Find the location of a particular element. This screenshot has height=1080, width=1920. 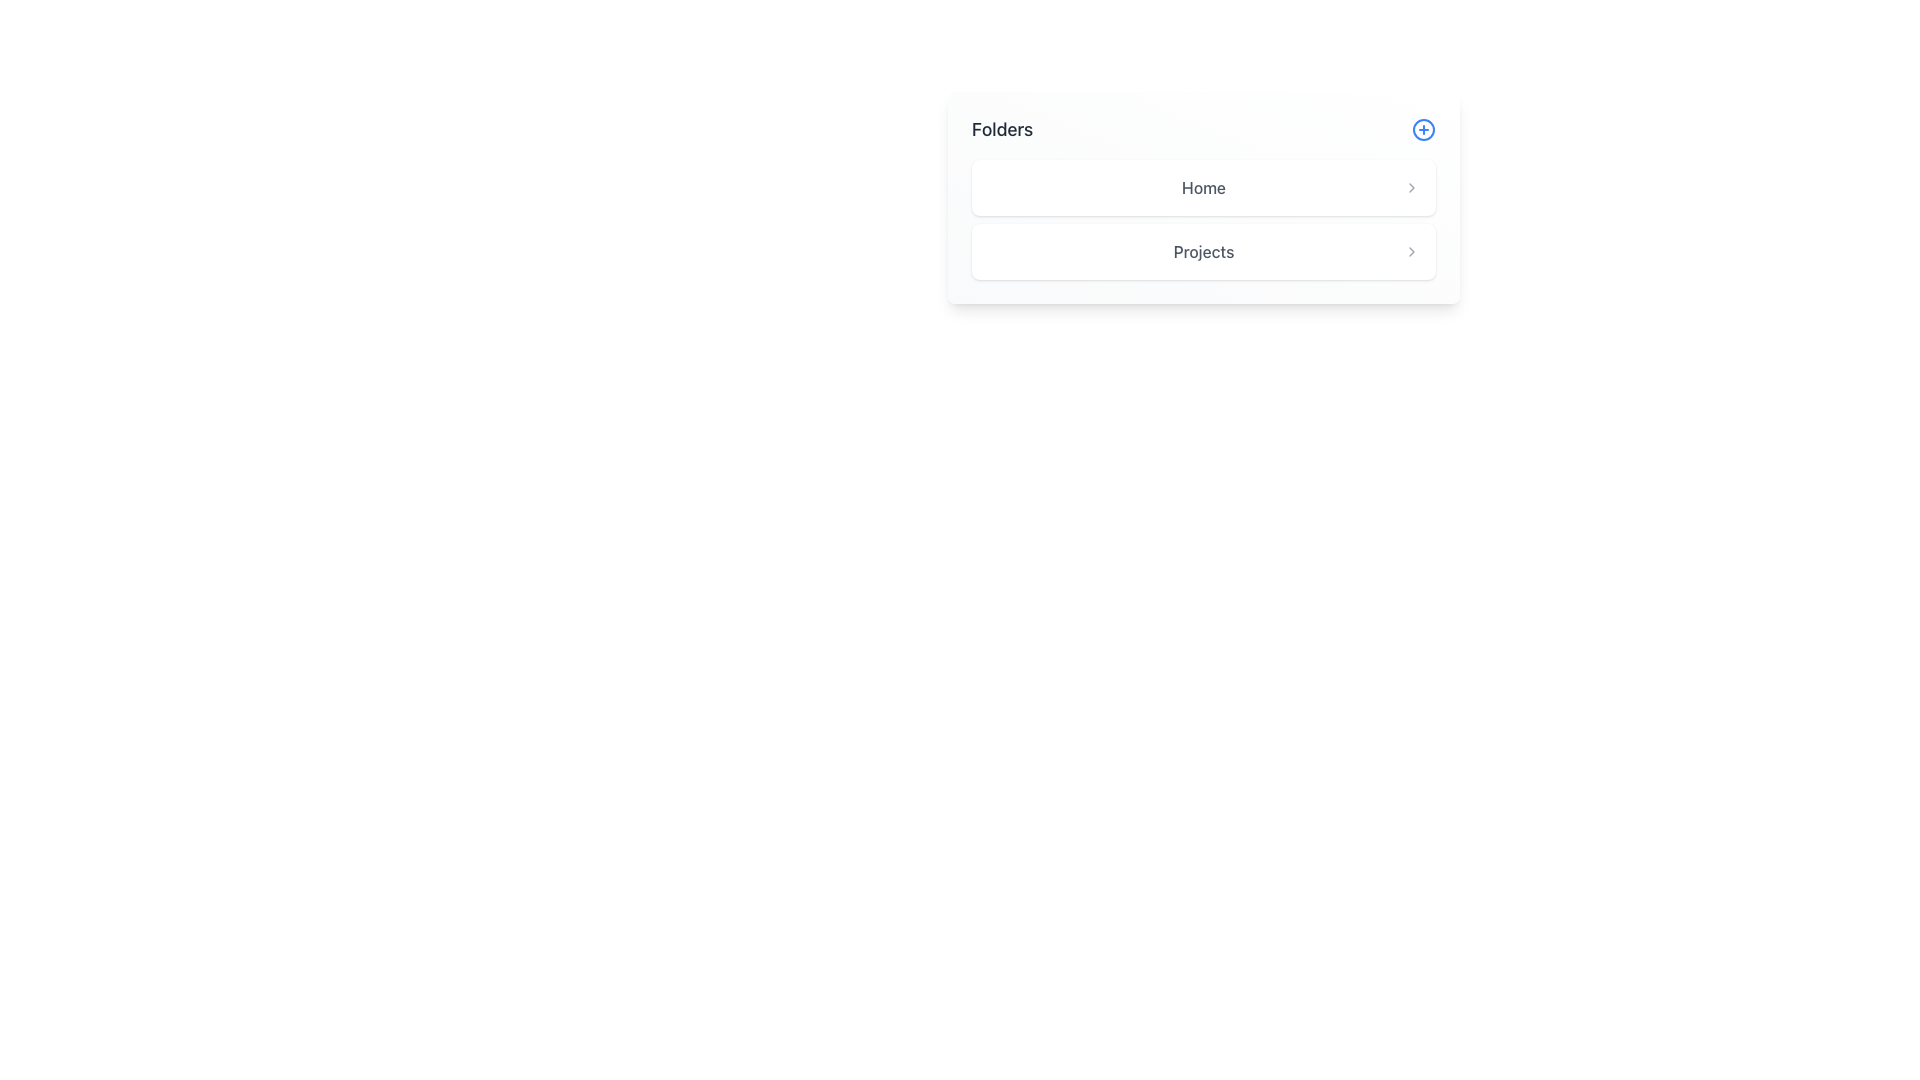

the 'Add' button located at the top-right corner of the 'Folders' section is located at coordinates (1423, 130).